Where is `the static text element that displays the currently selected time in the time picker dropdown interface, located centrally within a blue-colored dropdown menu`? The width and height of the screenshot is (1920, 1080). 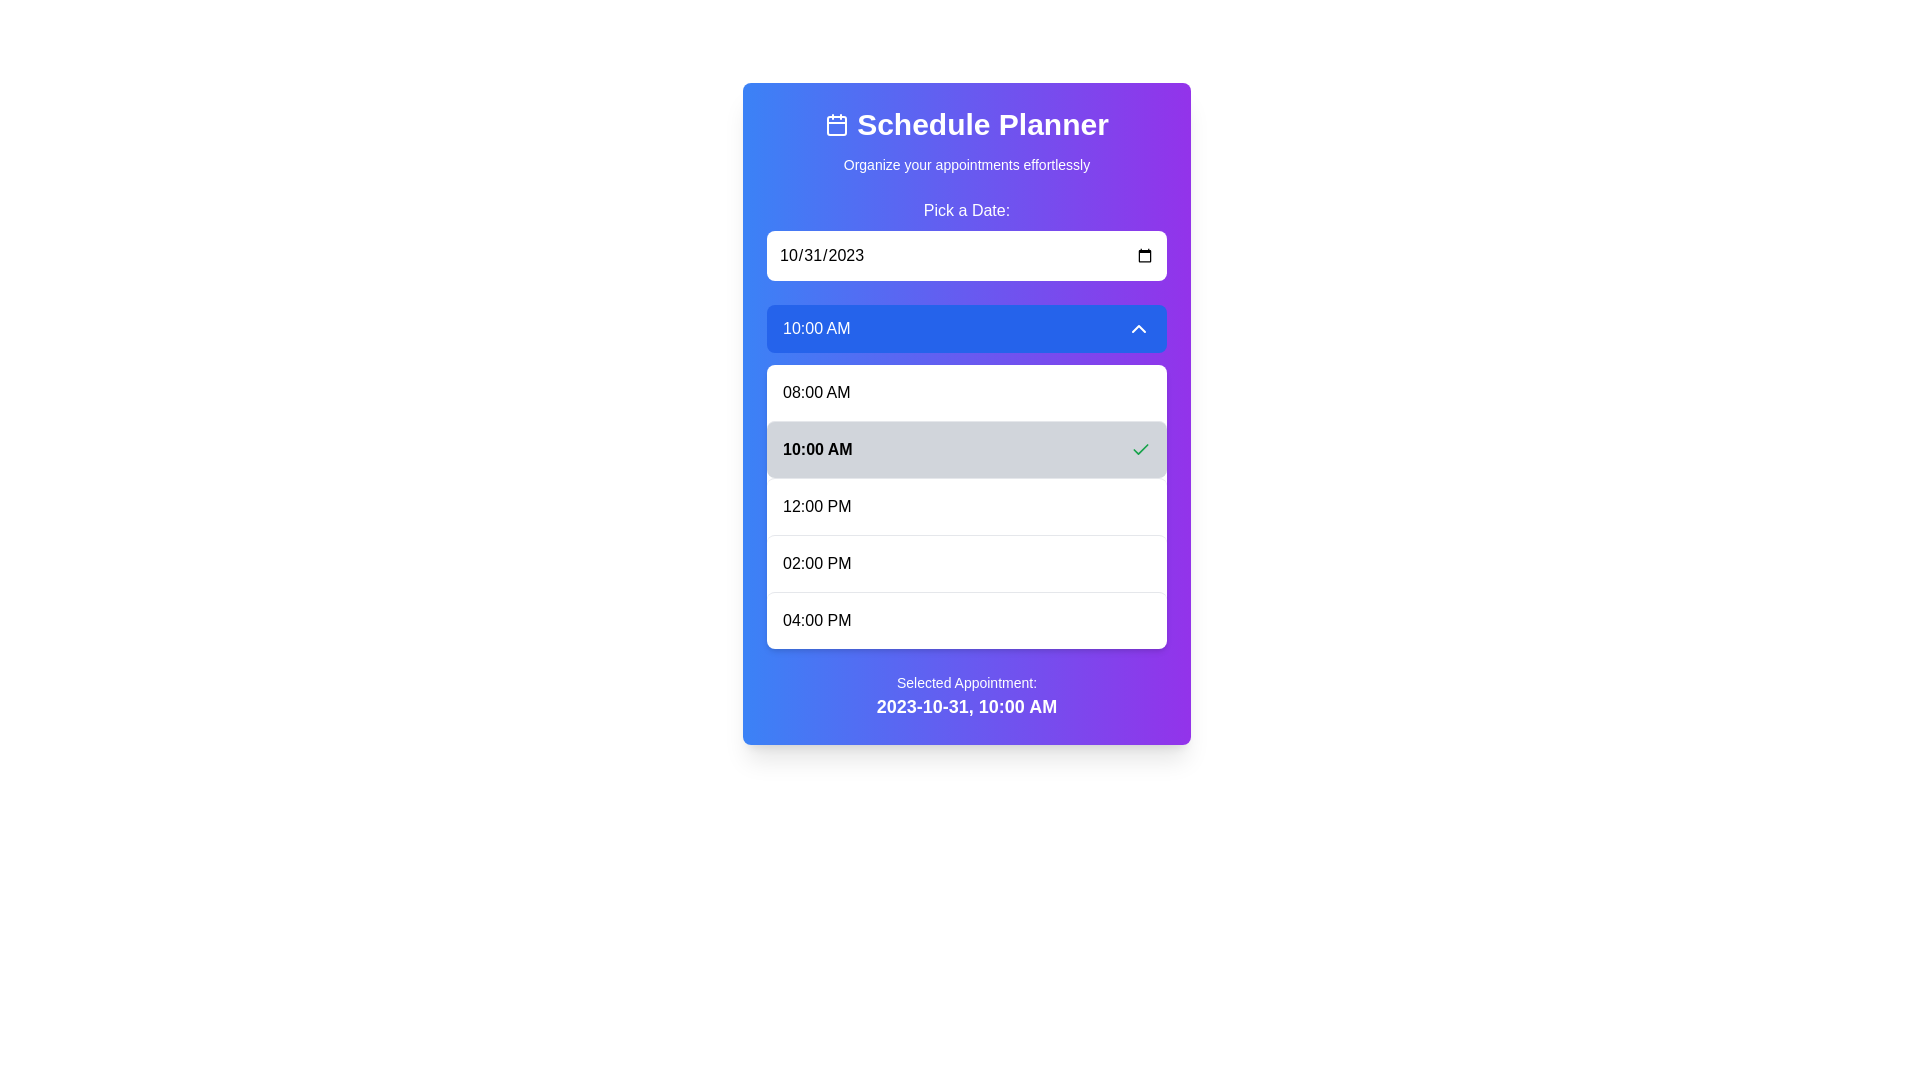 the static text element that displays the currently selected time in the time picker dropdown interface, located centrally within a blue-colored dropdown menu is located at coordinates (816, 327).